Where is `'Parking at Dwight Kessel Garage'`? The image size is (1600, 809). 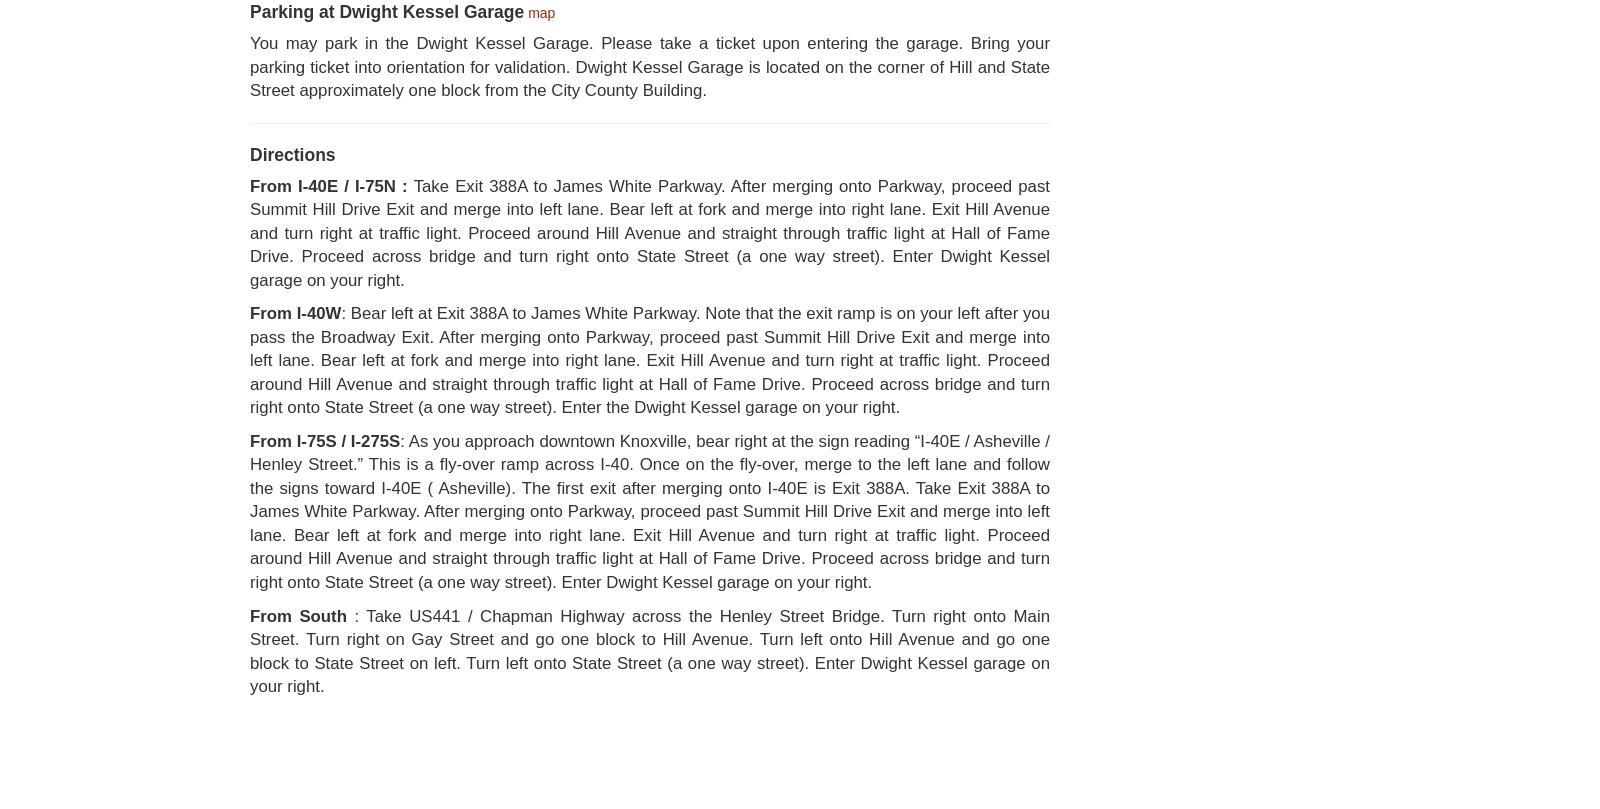
'Parking at Dwight Kessel Garage' is located at coordinates (387, 11).